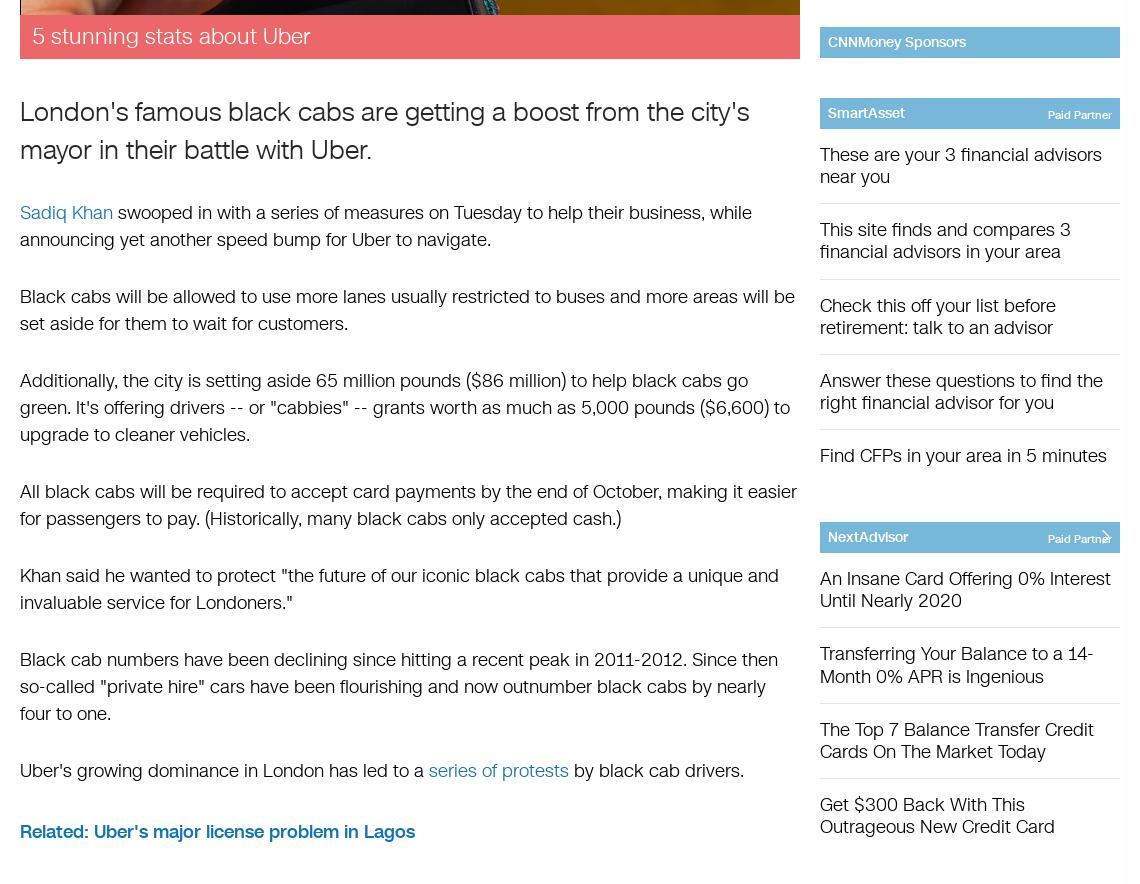 The width and height of the screenshot is (1140, 884). I want to click on 'Additionally, the city is setting aside 65 million pounds ($86 million) to help black cabs go green. It's offering drivers -- or "cabbies" -- grants worth as much as 5,000 pounds ($6,600)', so click(393, 394).